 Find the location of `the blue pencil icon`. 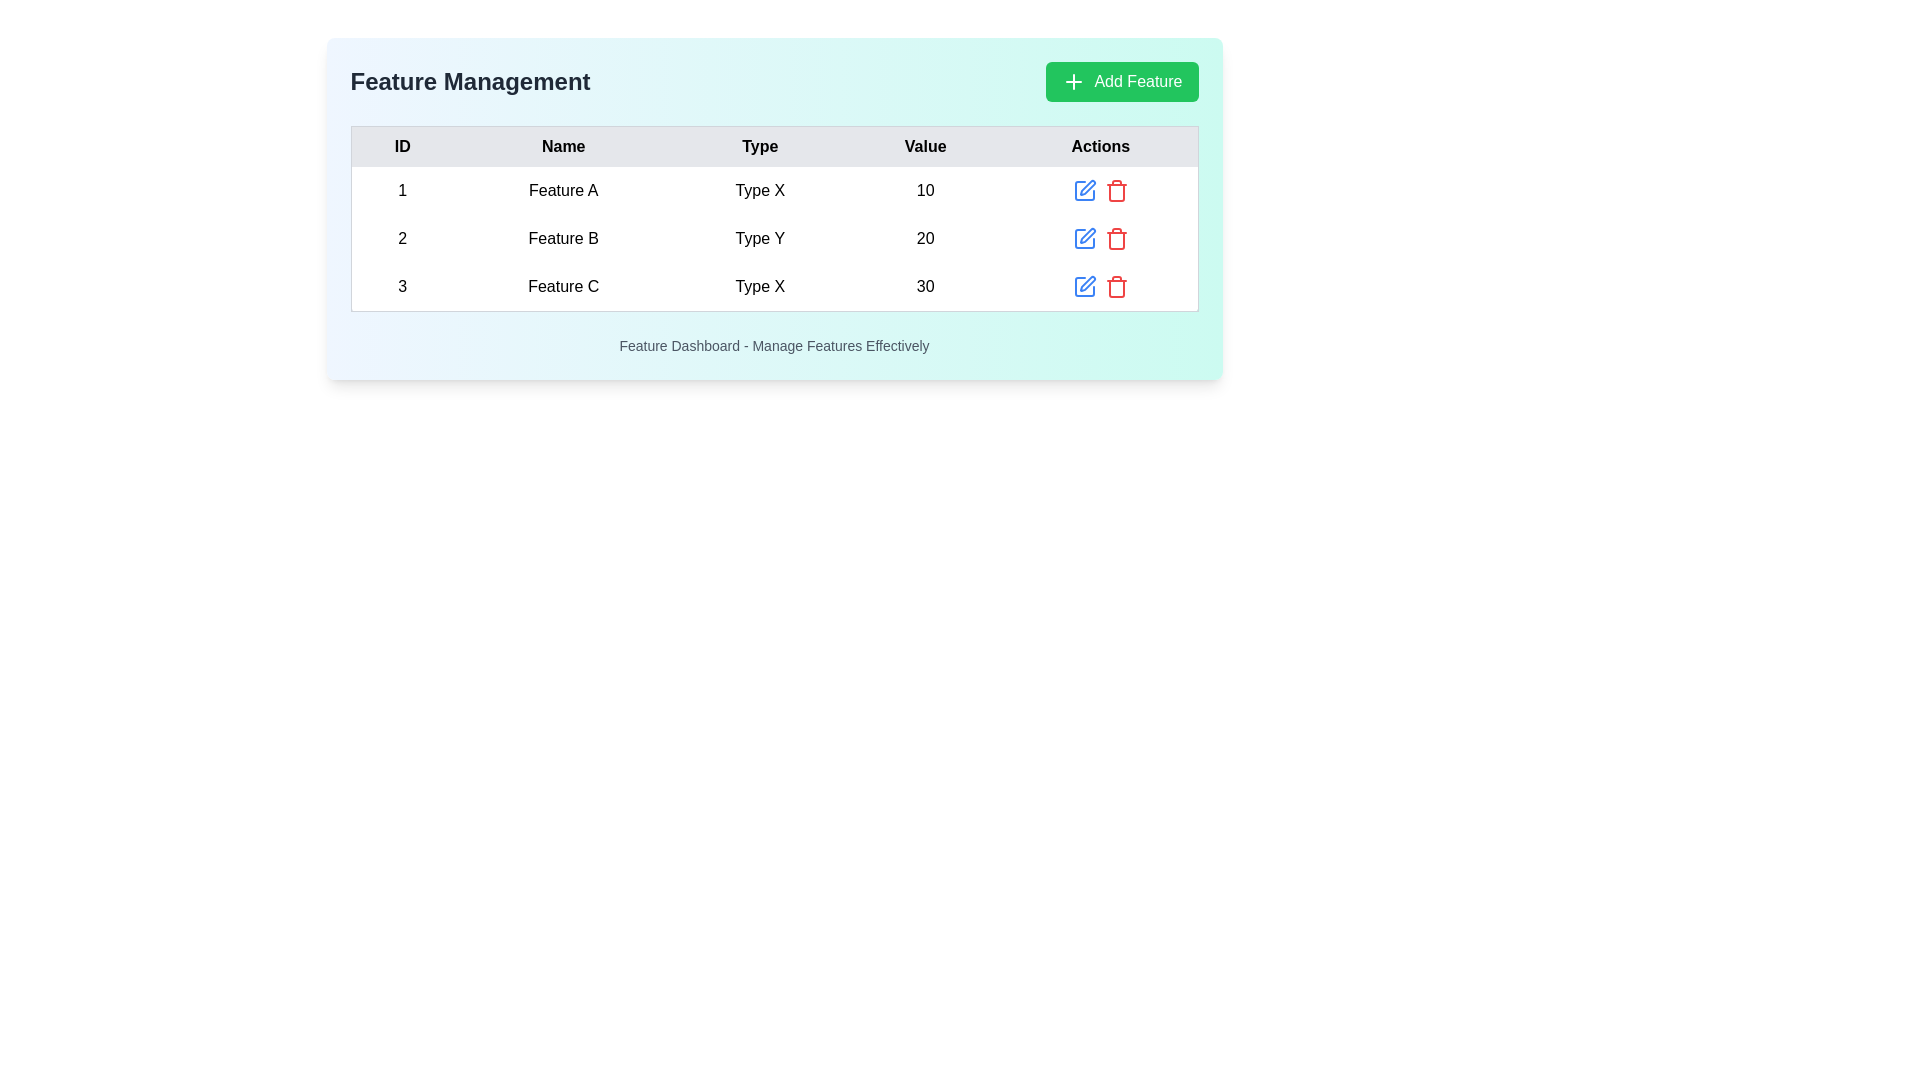

the blue pencil icon is located at coordinates (1100, 287).